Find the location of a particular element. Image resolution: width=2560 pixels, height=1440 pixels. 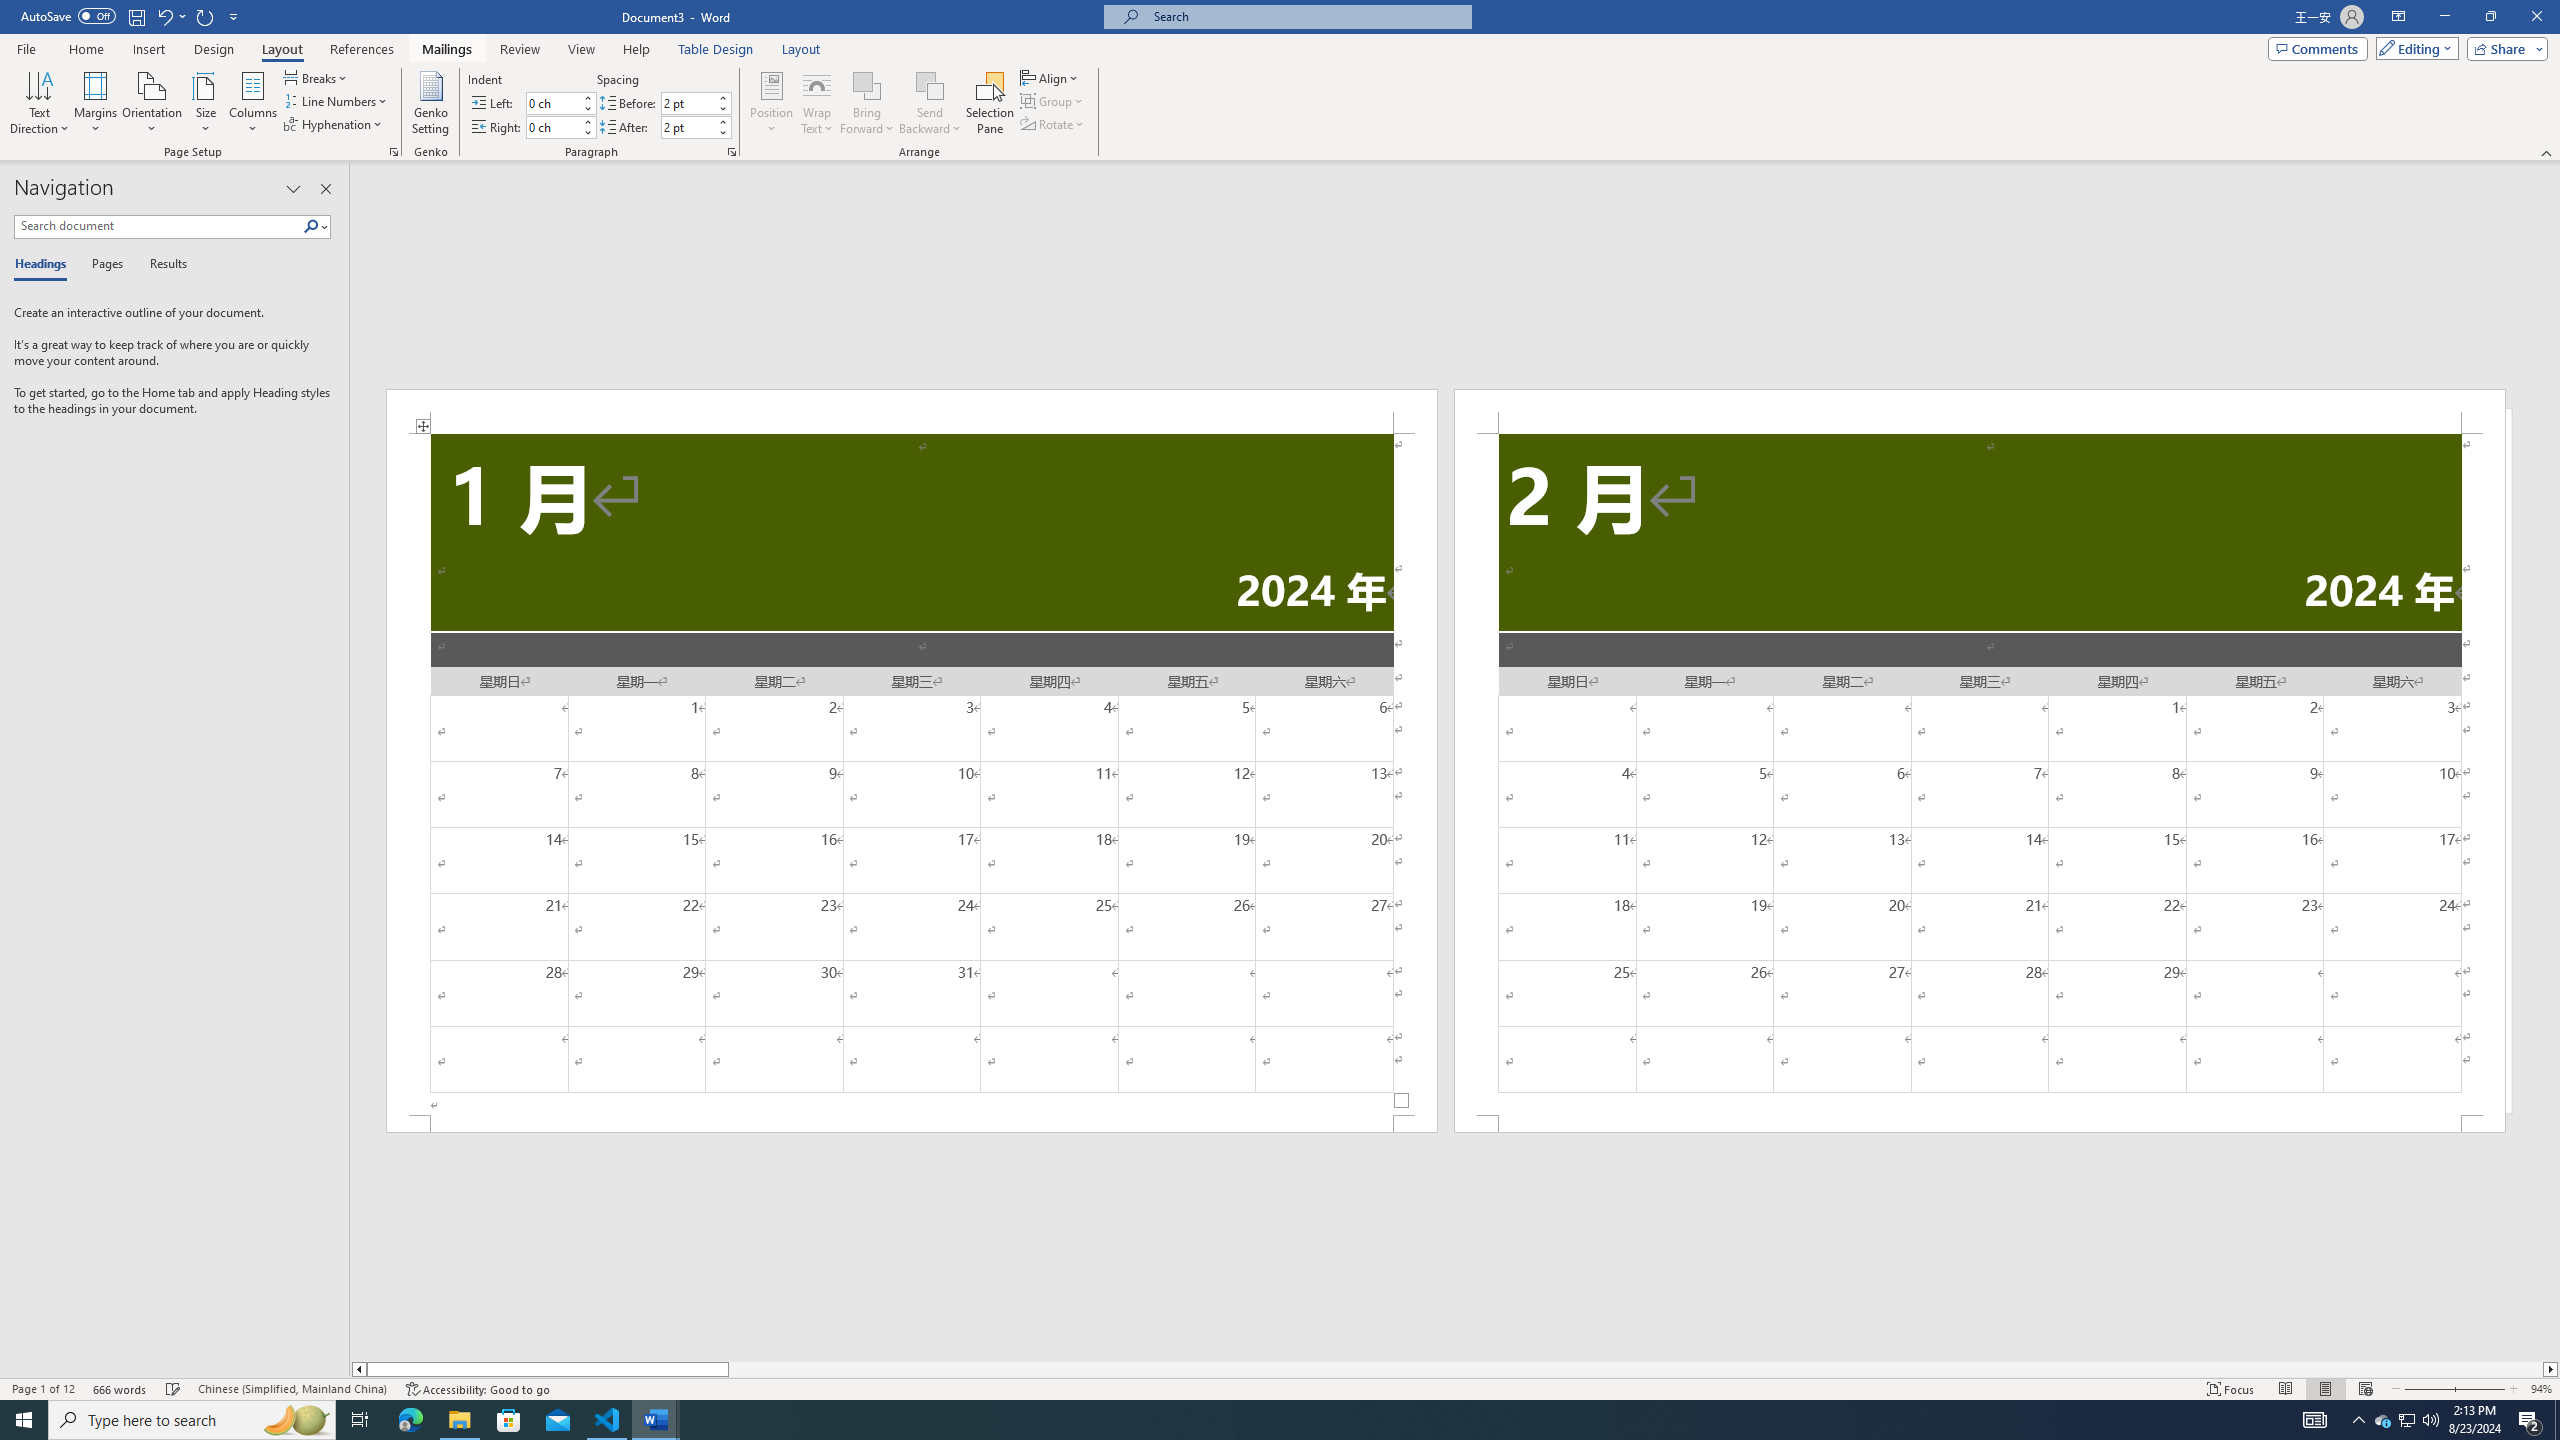

'Bring Forward' is located at coordinates (865, 84).